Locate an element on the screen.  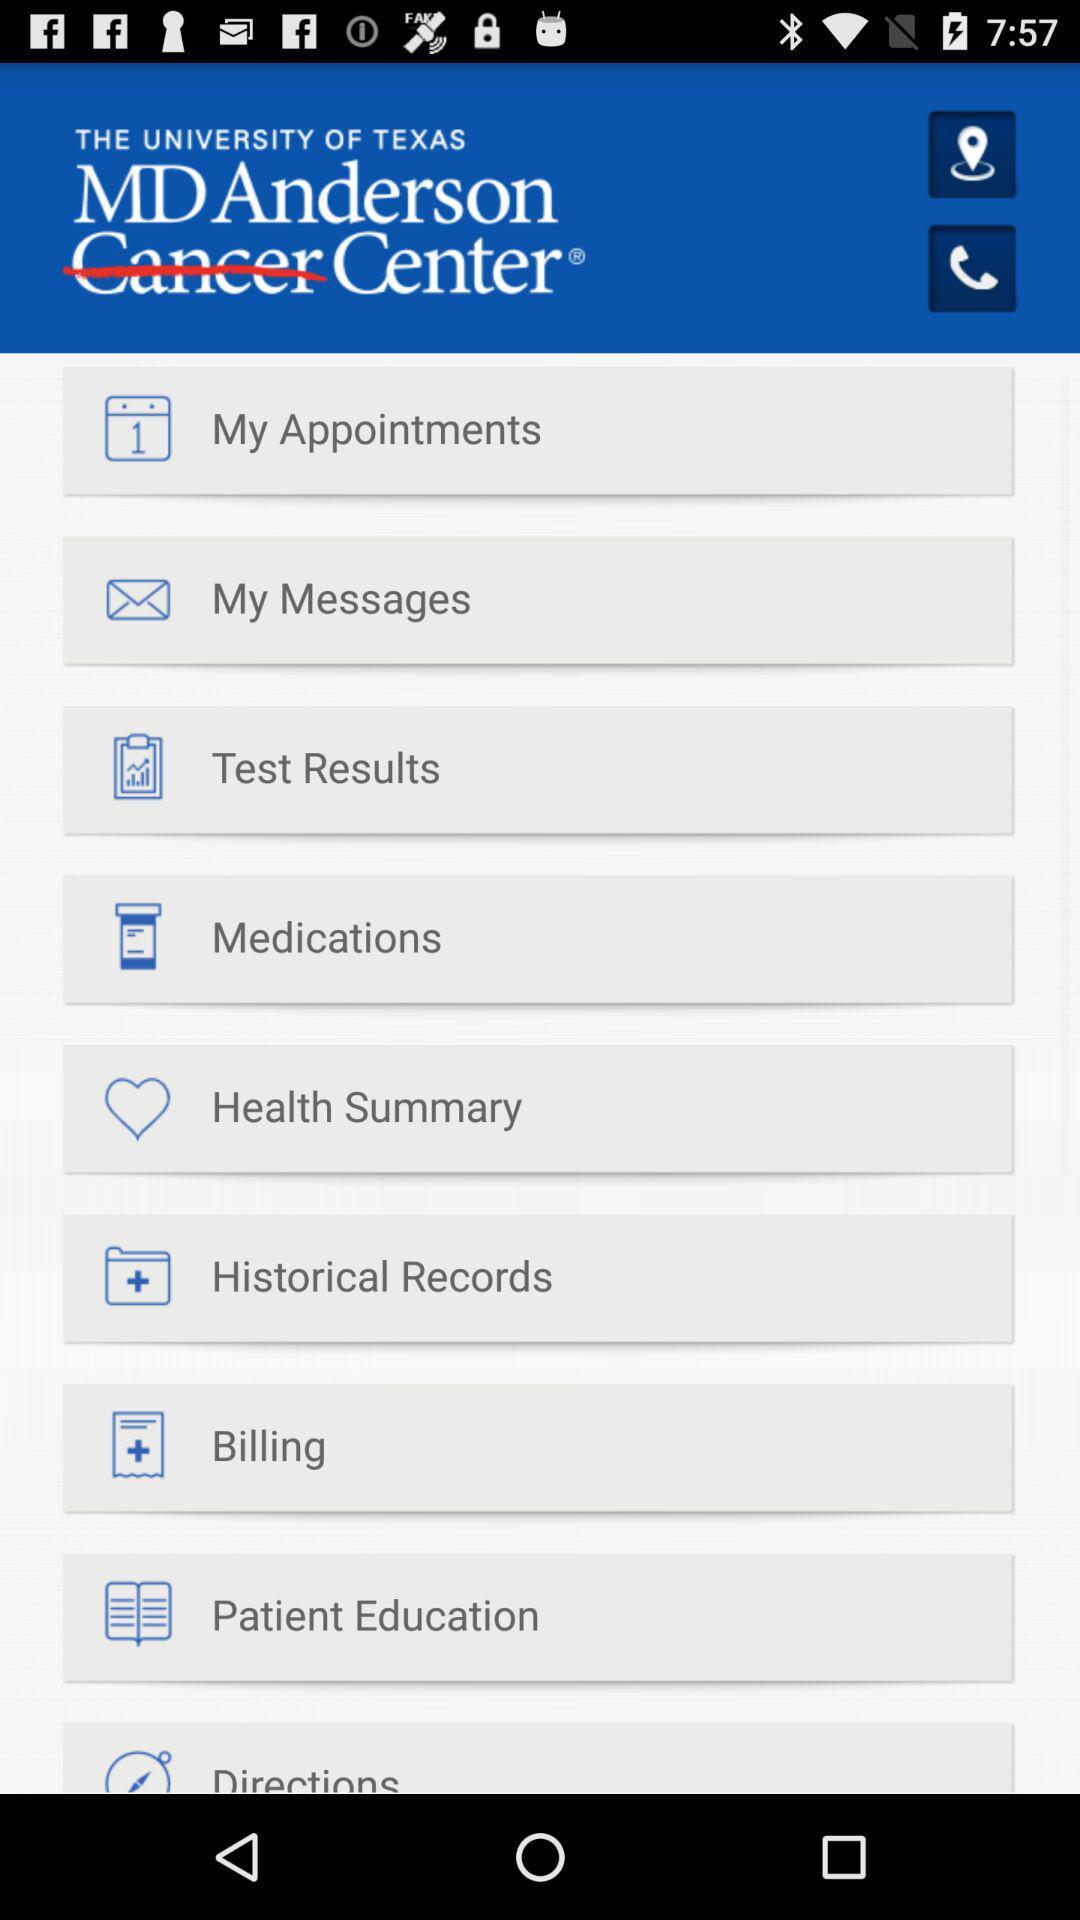
the medications icon is located at coordinates (251, 945).